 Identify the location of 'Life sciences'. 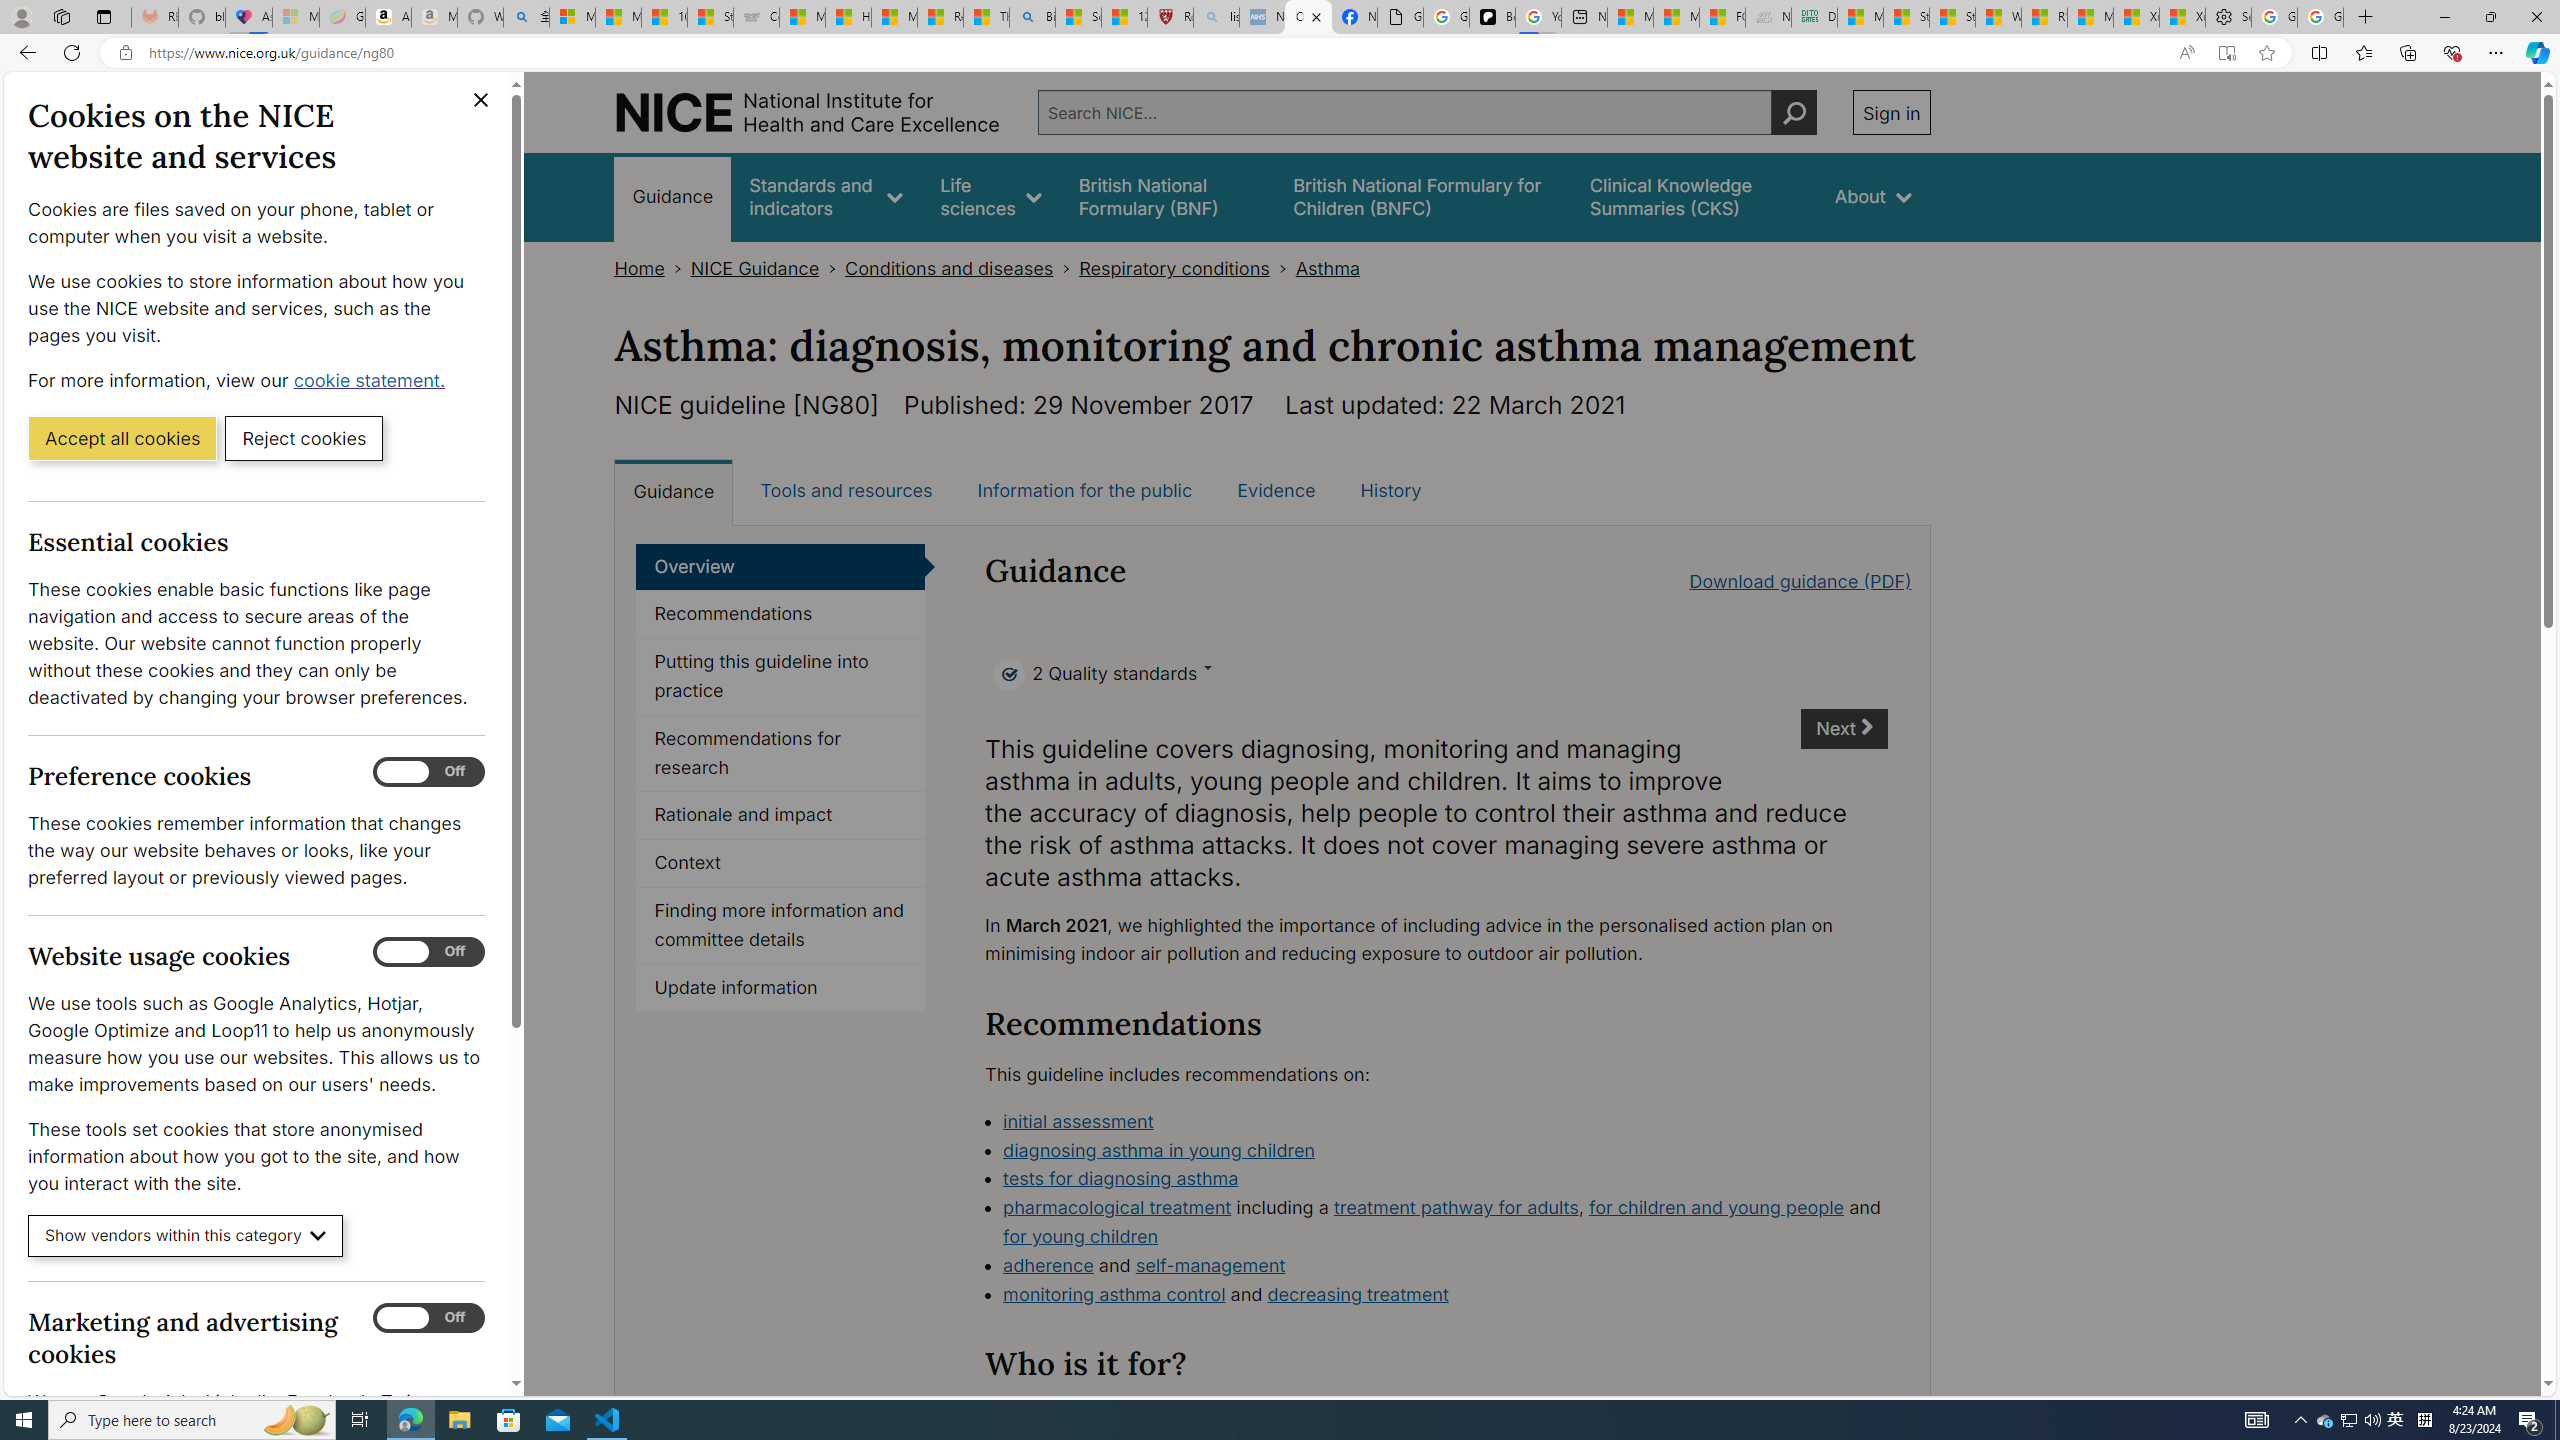
(990, 196).